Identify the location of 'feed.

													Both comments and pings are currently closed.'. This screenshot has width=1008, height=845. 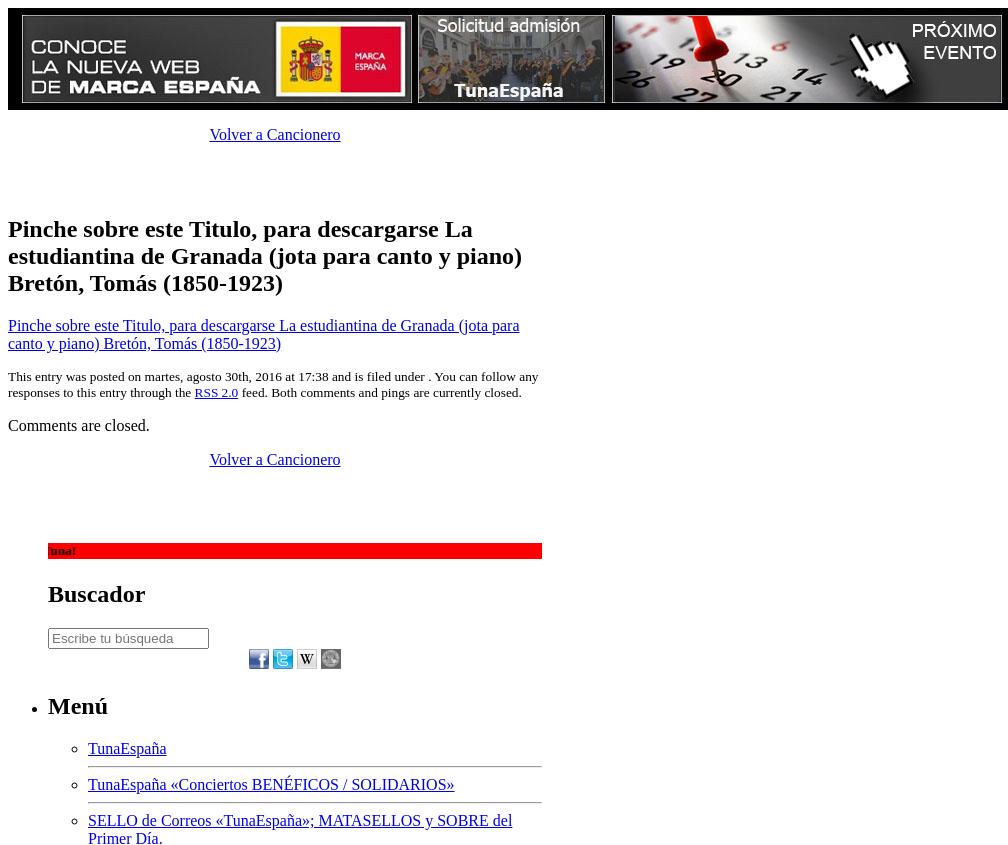
(379, 390).